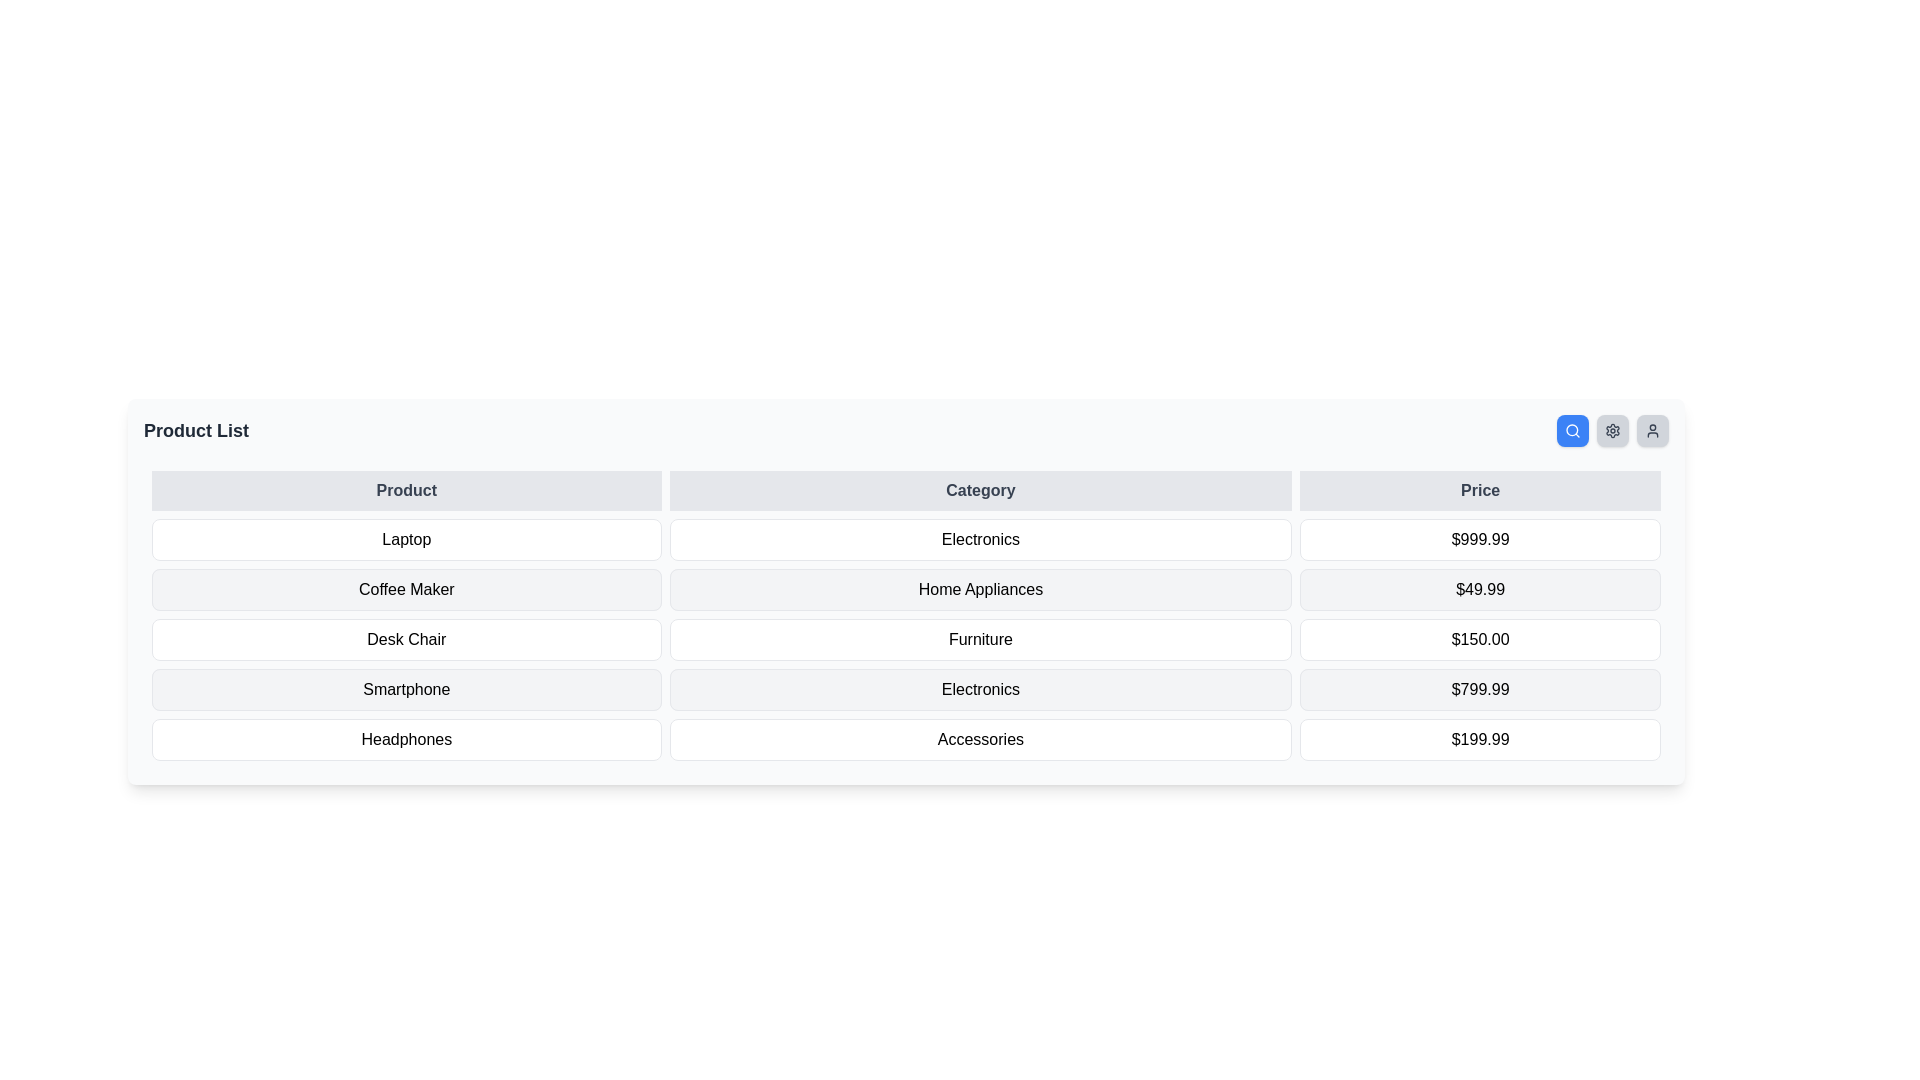  What do you see at coordinates (980, 689) in the screenshot?
I see `the table cell that signifies the category 'Electronics' for the product 'Smartphone', located in the second column of the fourth row under the 'Category' heading` at bounding box center [980, 689].